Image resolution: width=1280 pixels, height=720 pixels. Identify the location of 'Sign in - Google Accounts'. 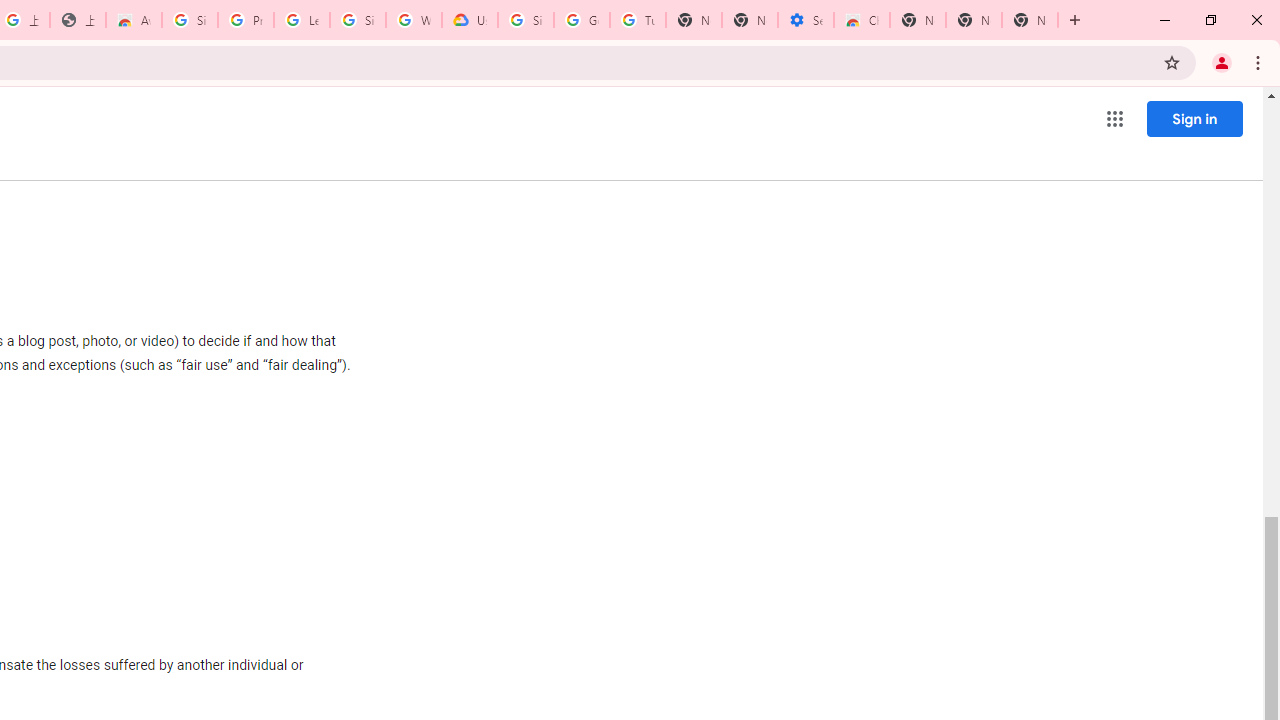
(190, 20).